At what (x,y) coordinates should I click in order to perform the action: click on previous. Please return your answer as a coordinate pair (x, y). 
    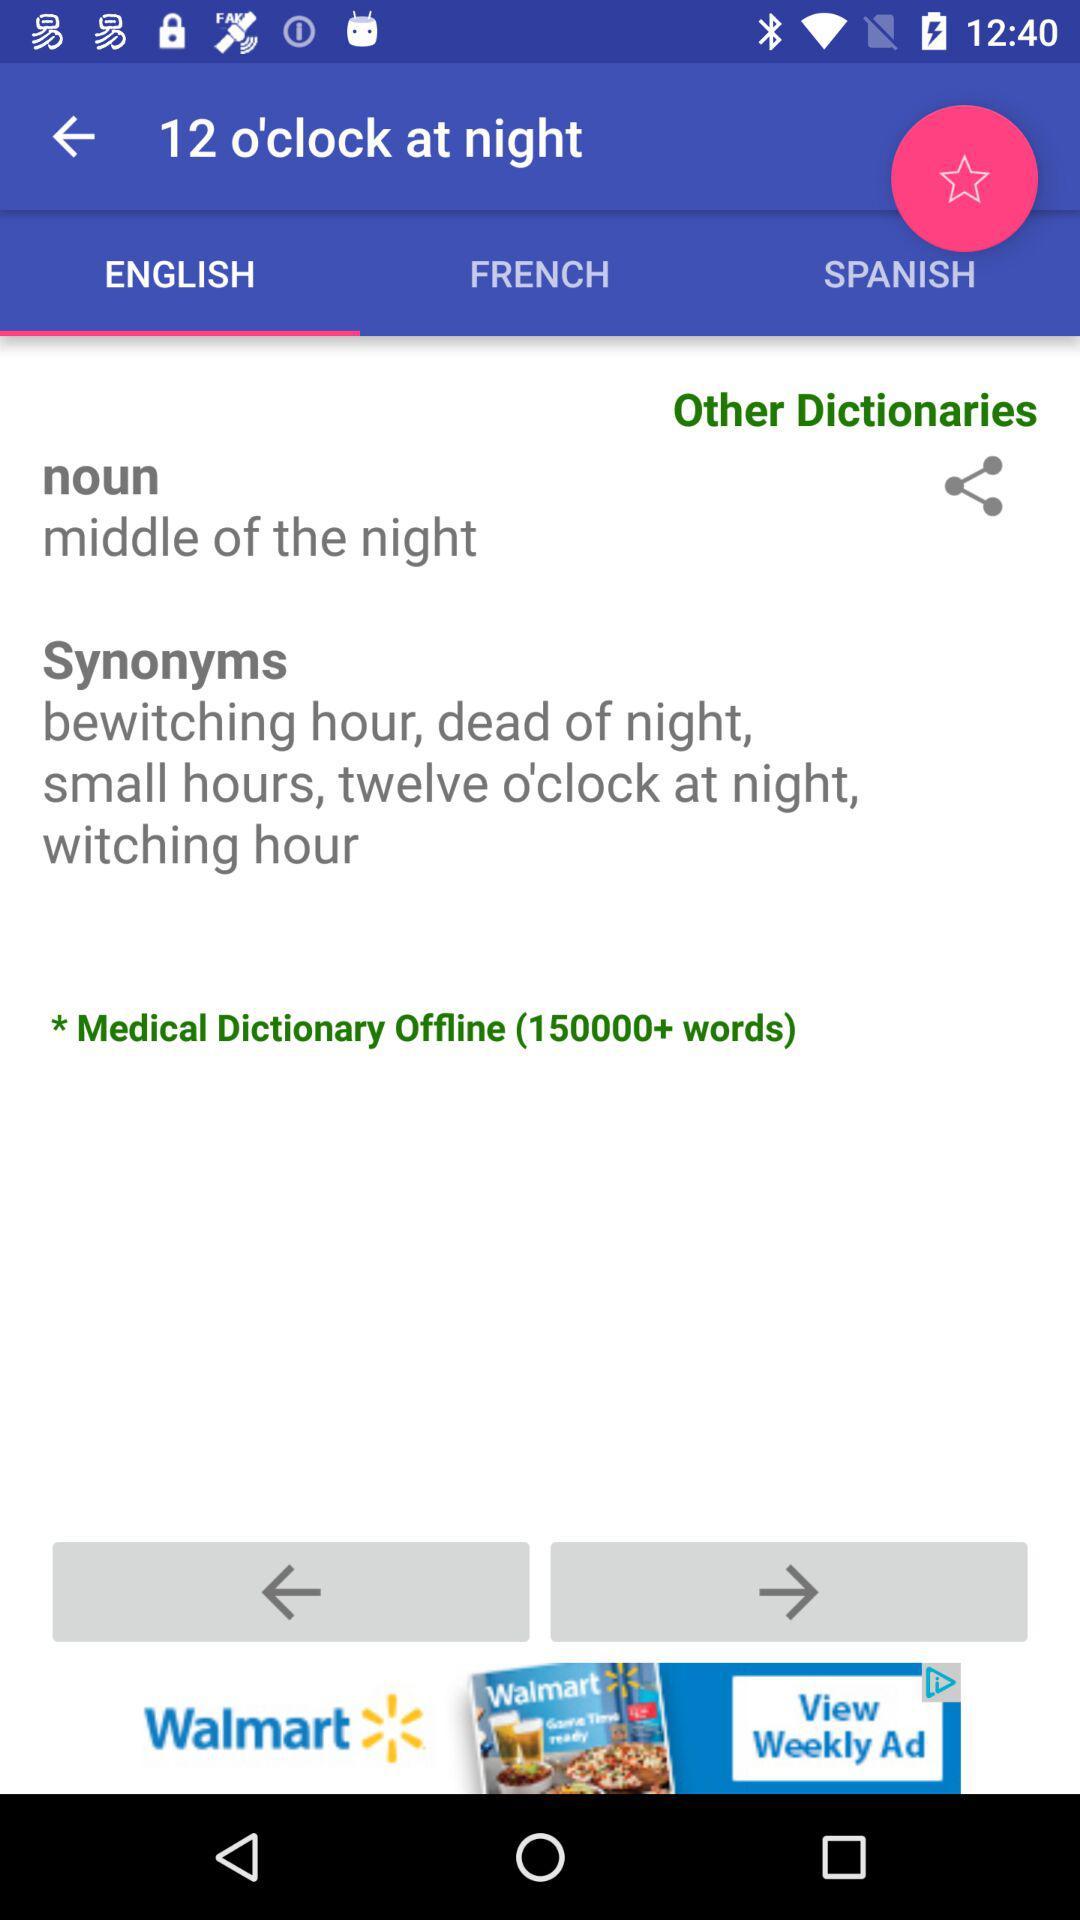
    Looking at the image, I should click on (788, 1590).